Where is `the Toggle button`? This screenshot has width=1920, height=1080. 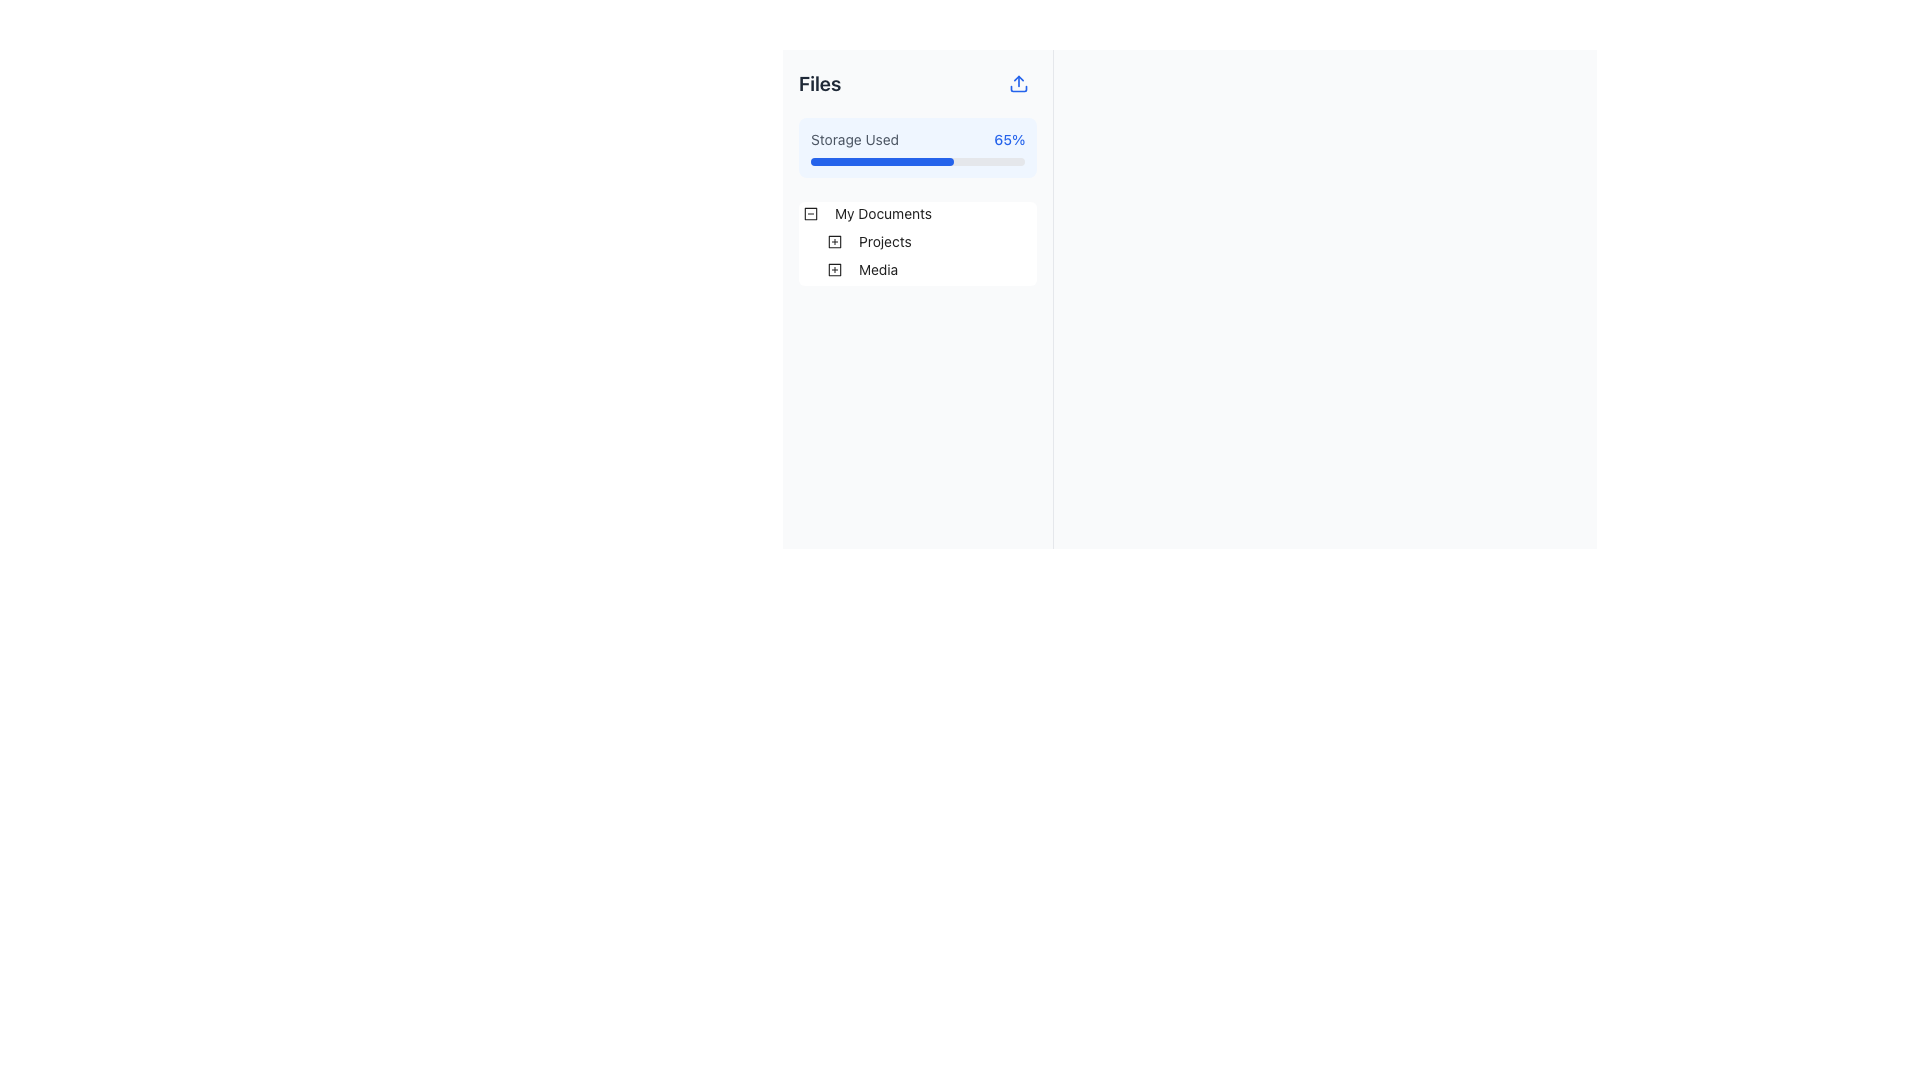
the Toggle button is located at coordinates (835, 270).